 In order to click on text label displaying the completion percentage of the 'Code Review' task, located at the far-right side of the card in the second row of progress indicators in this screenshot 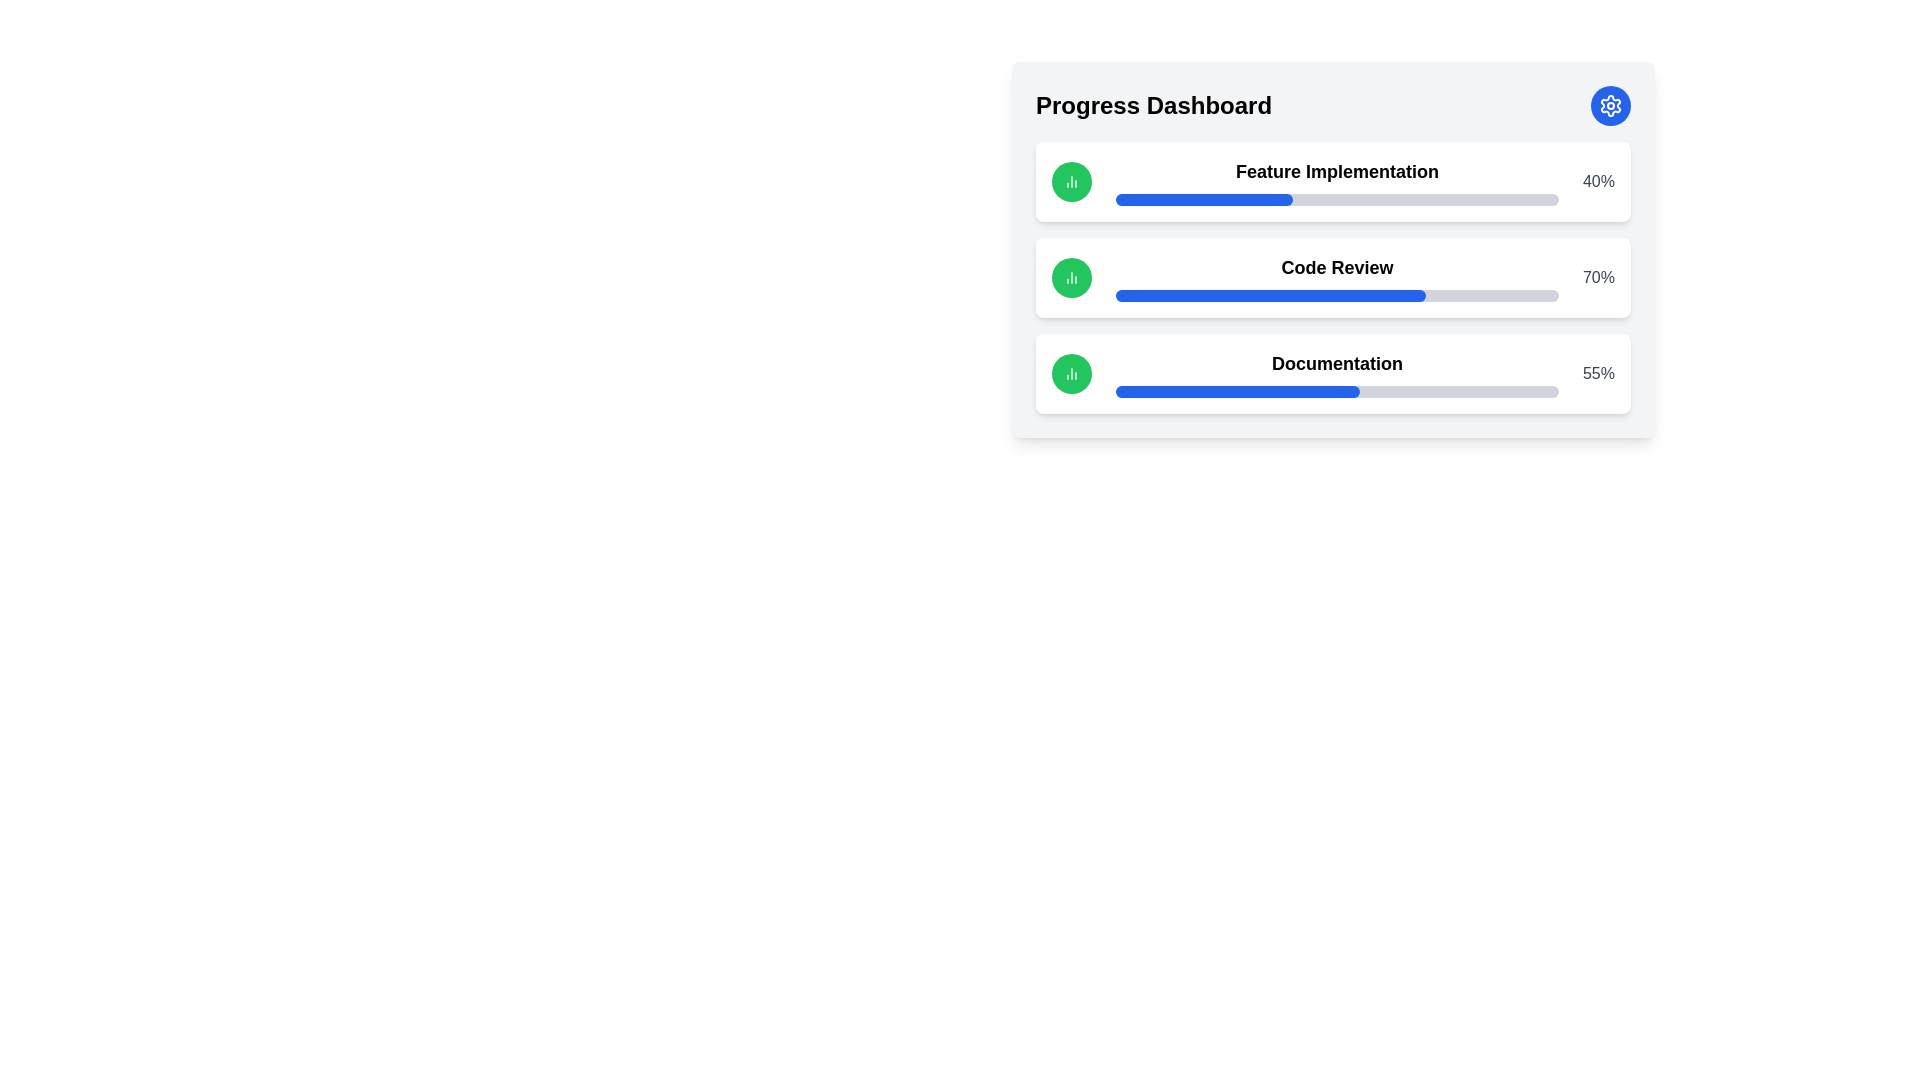, I will do `click(1597, 277)`.